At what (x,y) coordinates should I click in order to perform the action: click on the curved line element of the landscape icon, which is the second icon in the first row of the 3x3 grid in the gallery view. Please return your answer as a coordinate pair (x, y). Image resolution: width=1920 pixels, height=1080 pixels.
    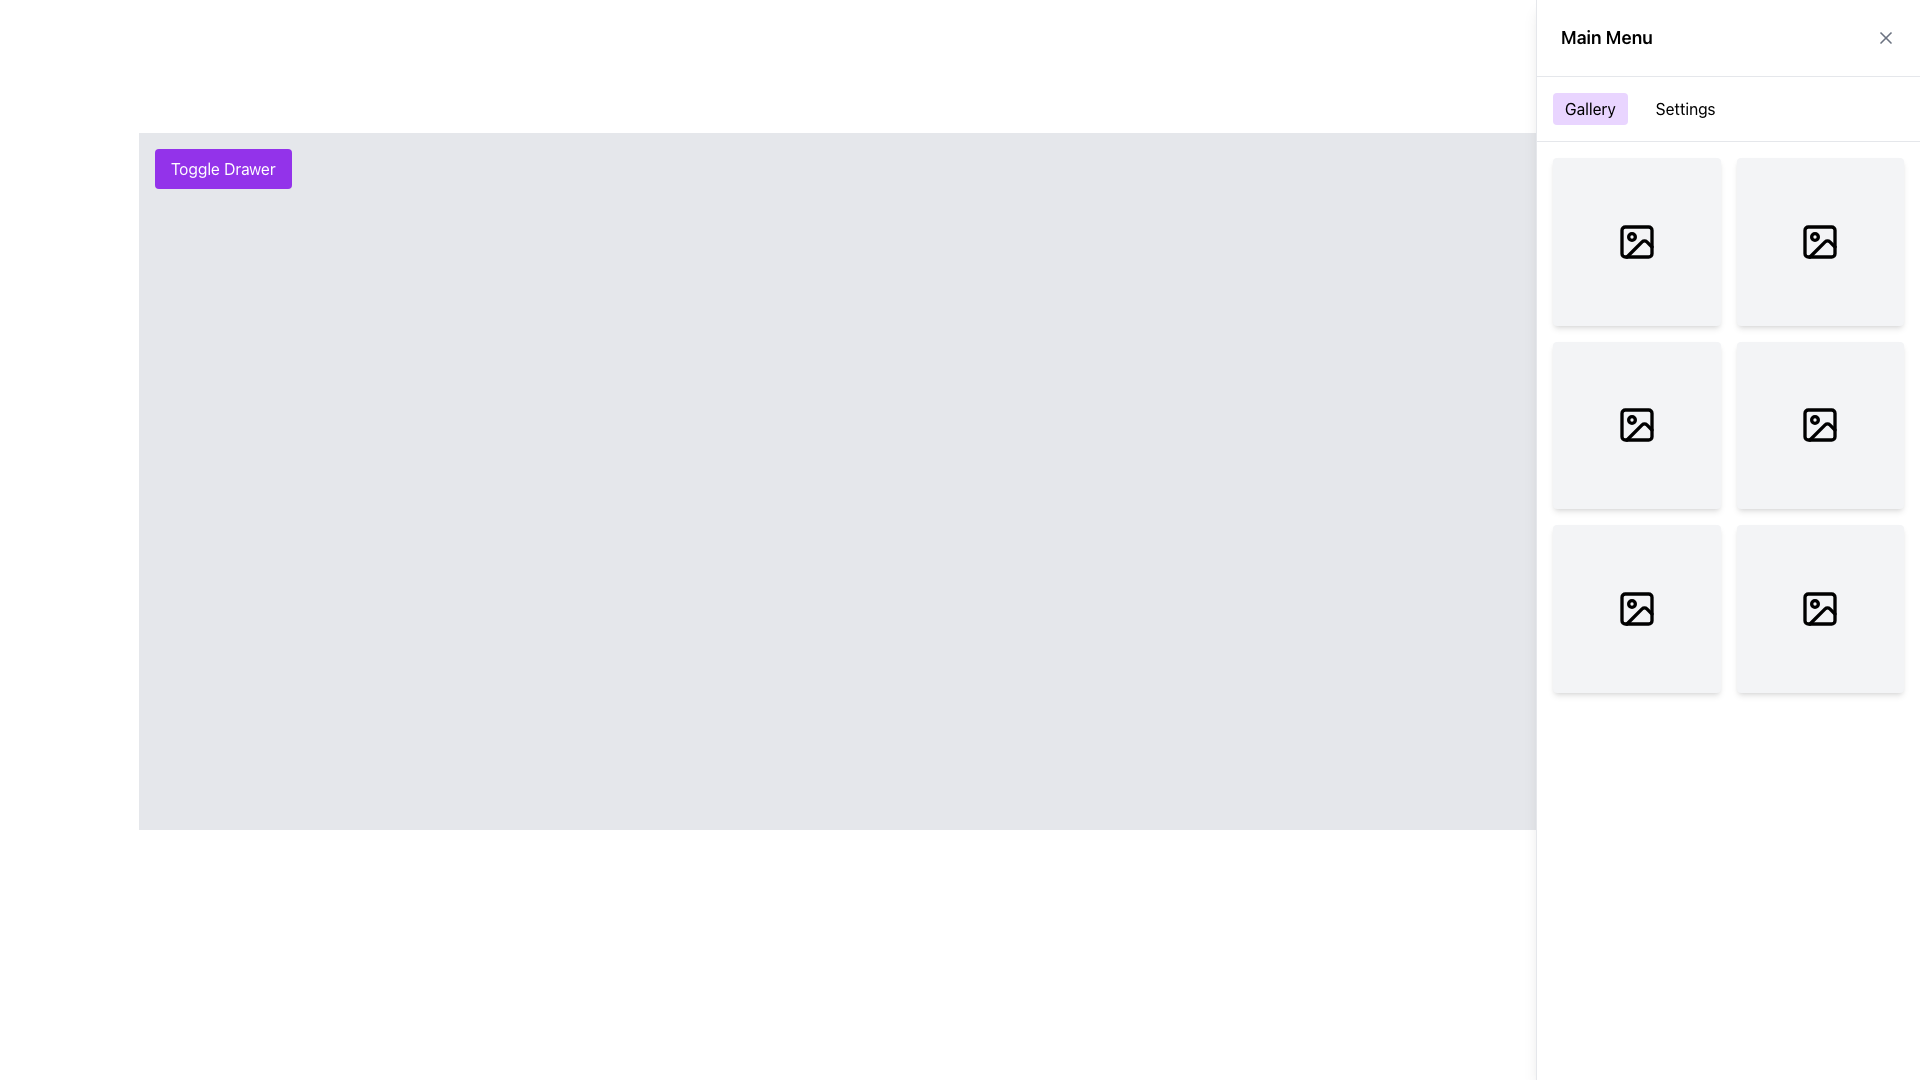
    Looking at the image, I should click on (1822, 247).